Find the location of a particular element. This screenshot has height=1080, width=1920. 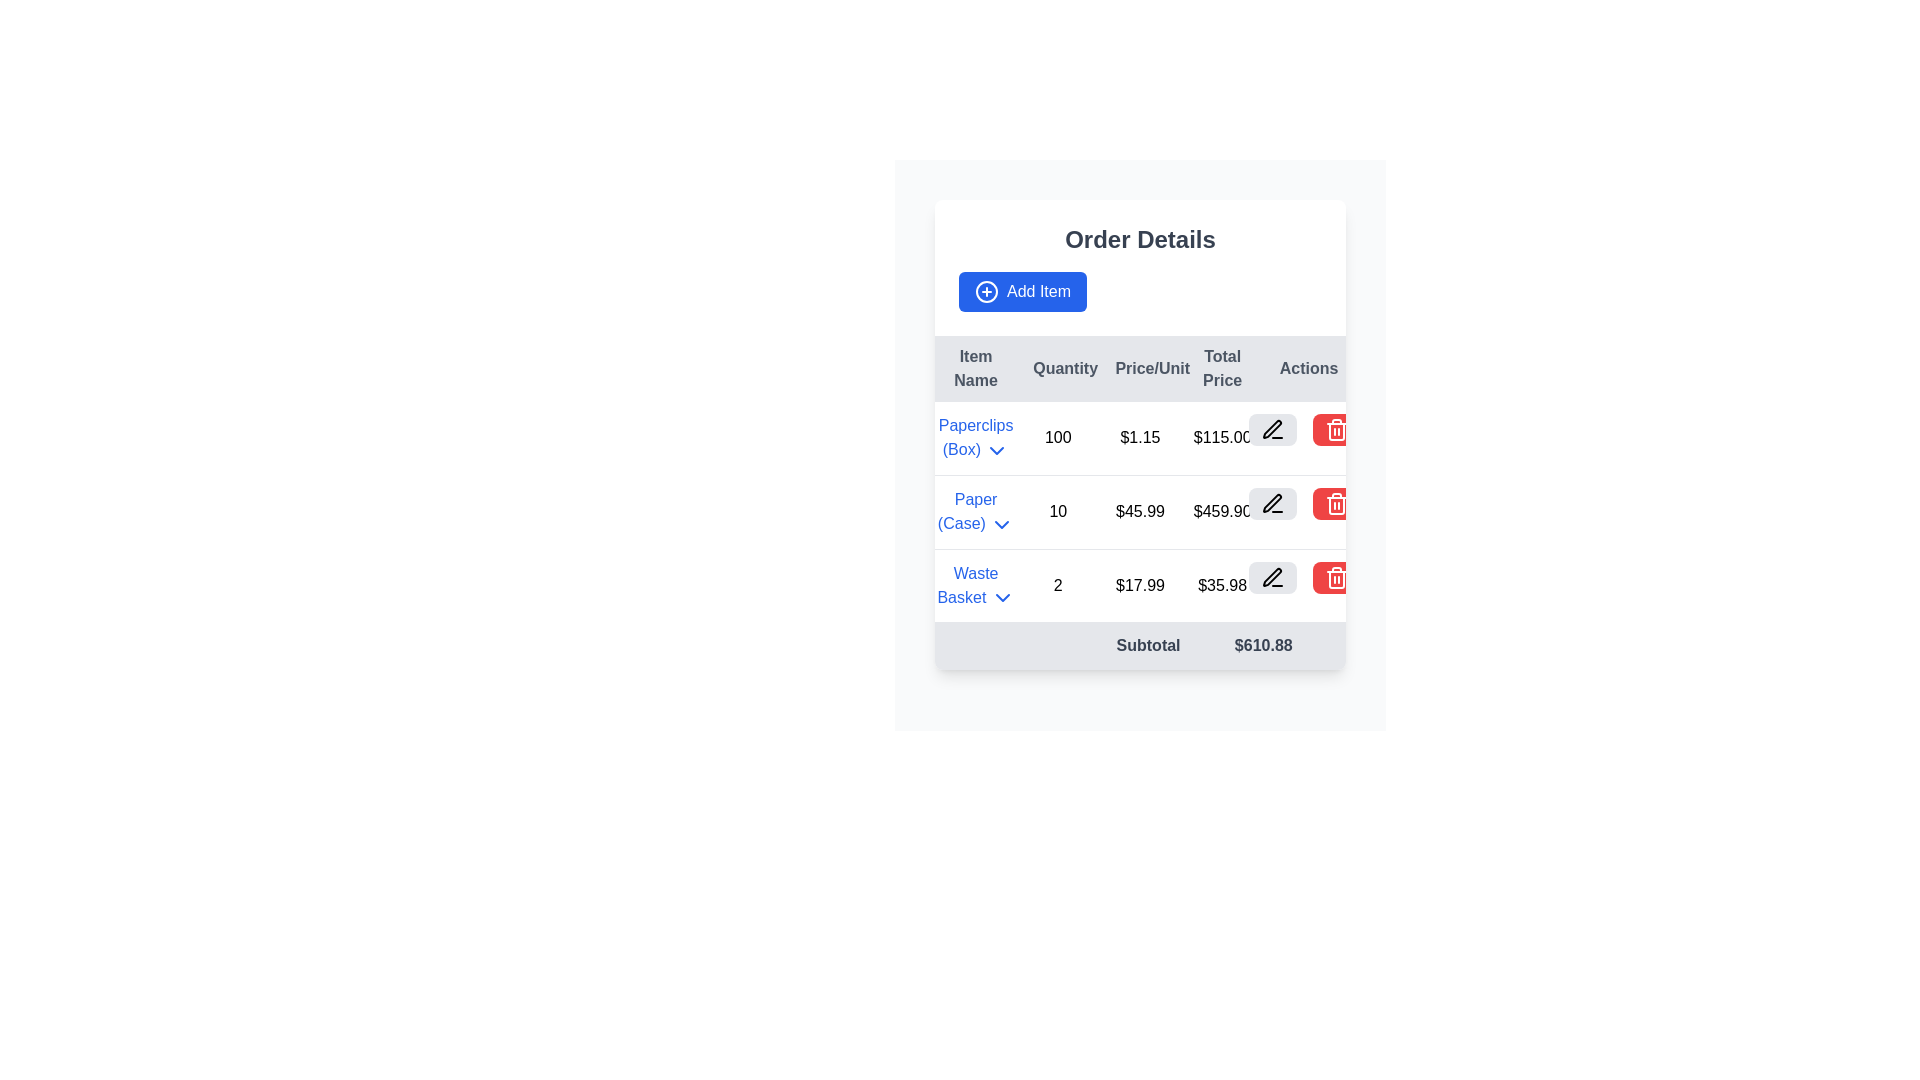

price value displayed in the price label showing '$1.15', which is located in the first row of the table under the 'Price/Unit' column is located at coordinates (1140, 437).